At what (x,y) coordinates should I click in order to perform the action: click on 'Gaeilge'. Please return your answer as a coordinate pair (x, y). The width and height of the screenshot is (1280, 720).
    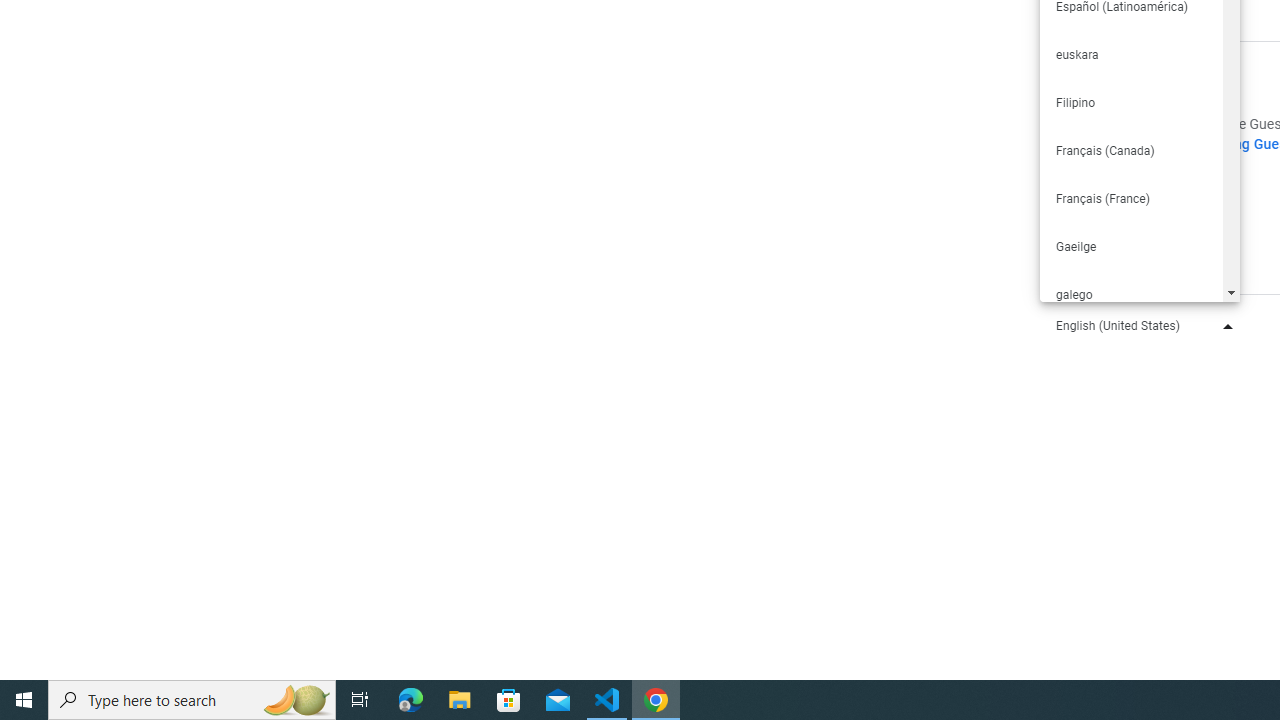
    Looking at the image, I should click on (1130, 245).